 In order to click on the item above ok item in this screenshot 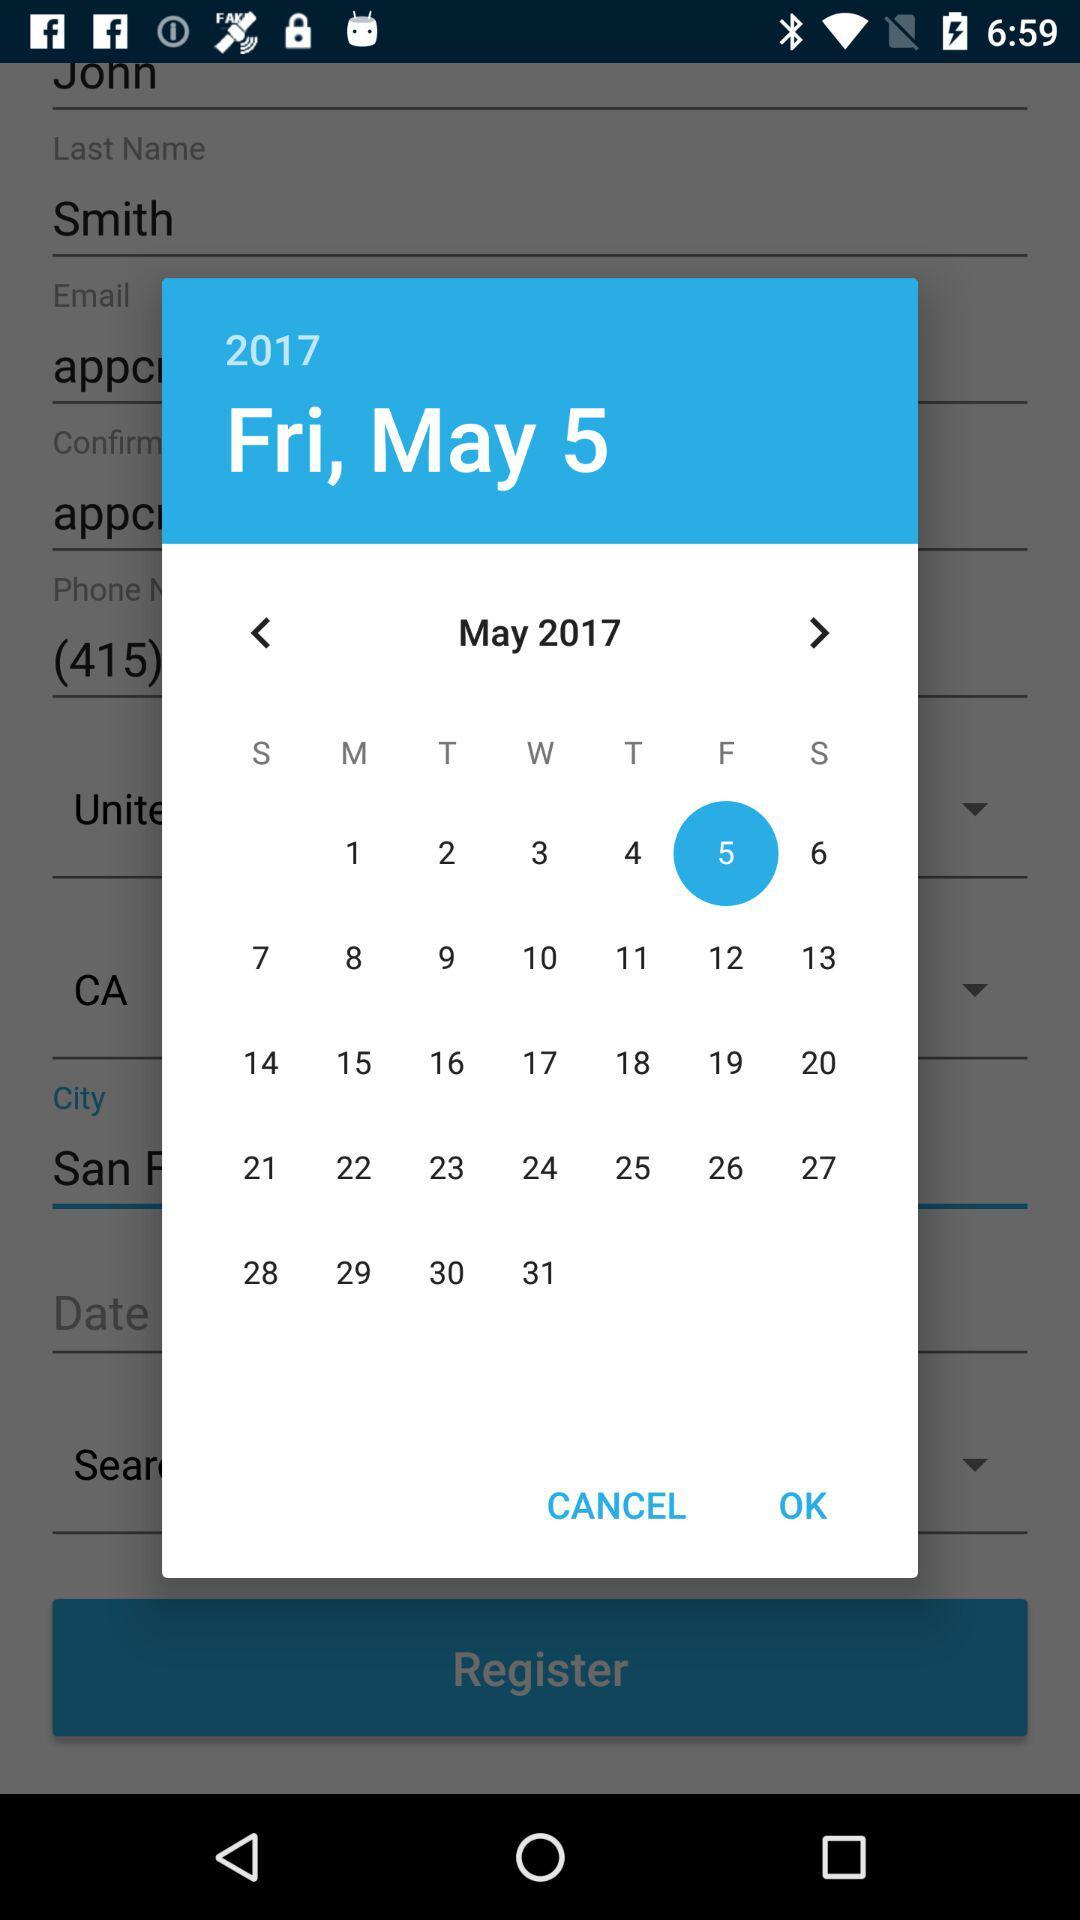, I will do `click(818, 632)`.